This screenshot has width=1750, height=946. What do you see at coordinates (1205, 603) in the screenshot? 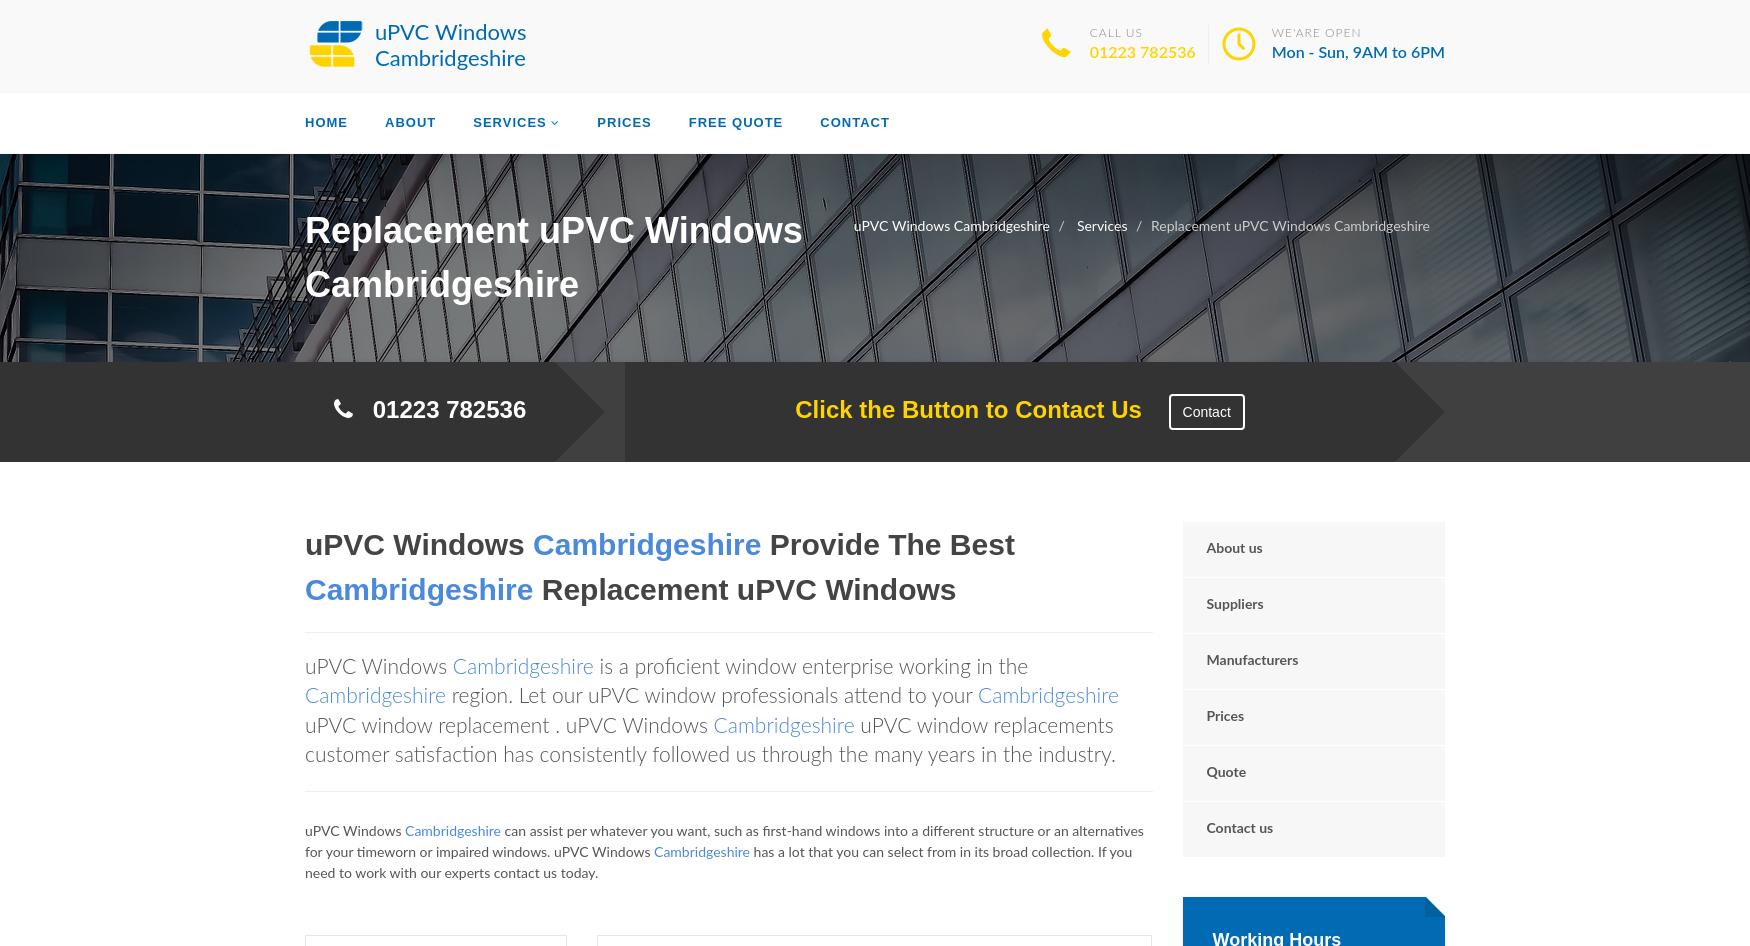
I see `'Suppliers'` at bounding box center [1205, 603].